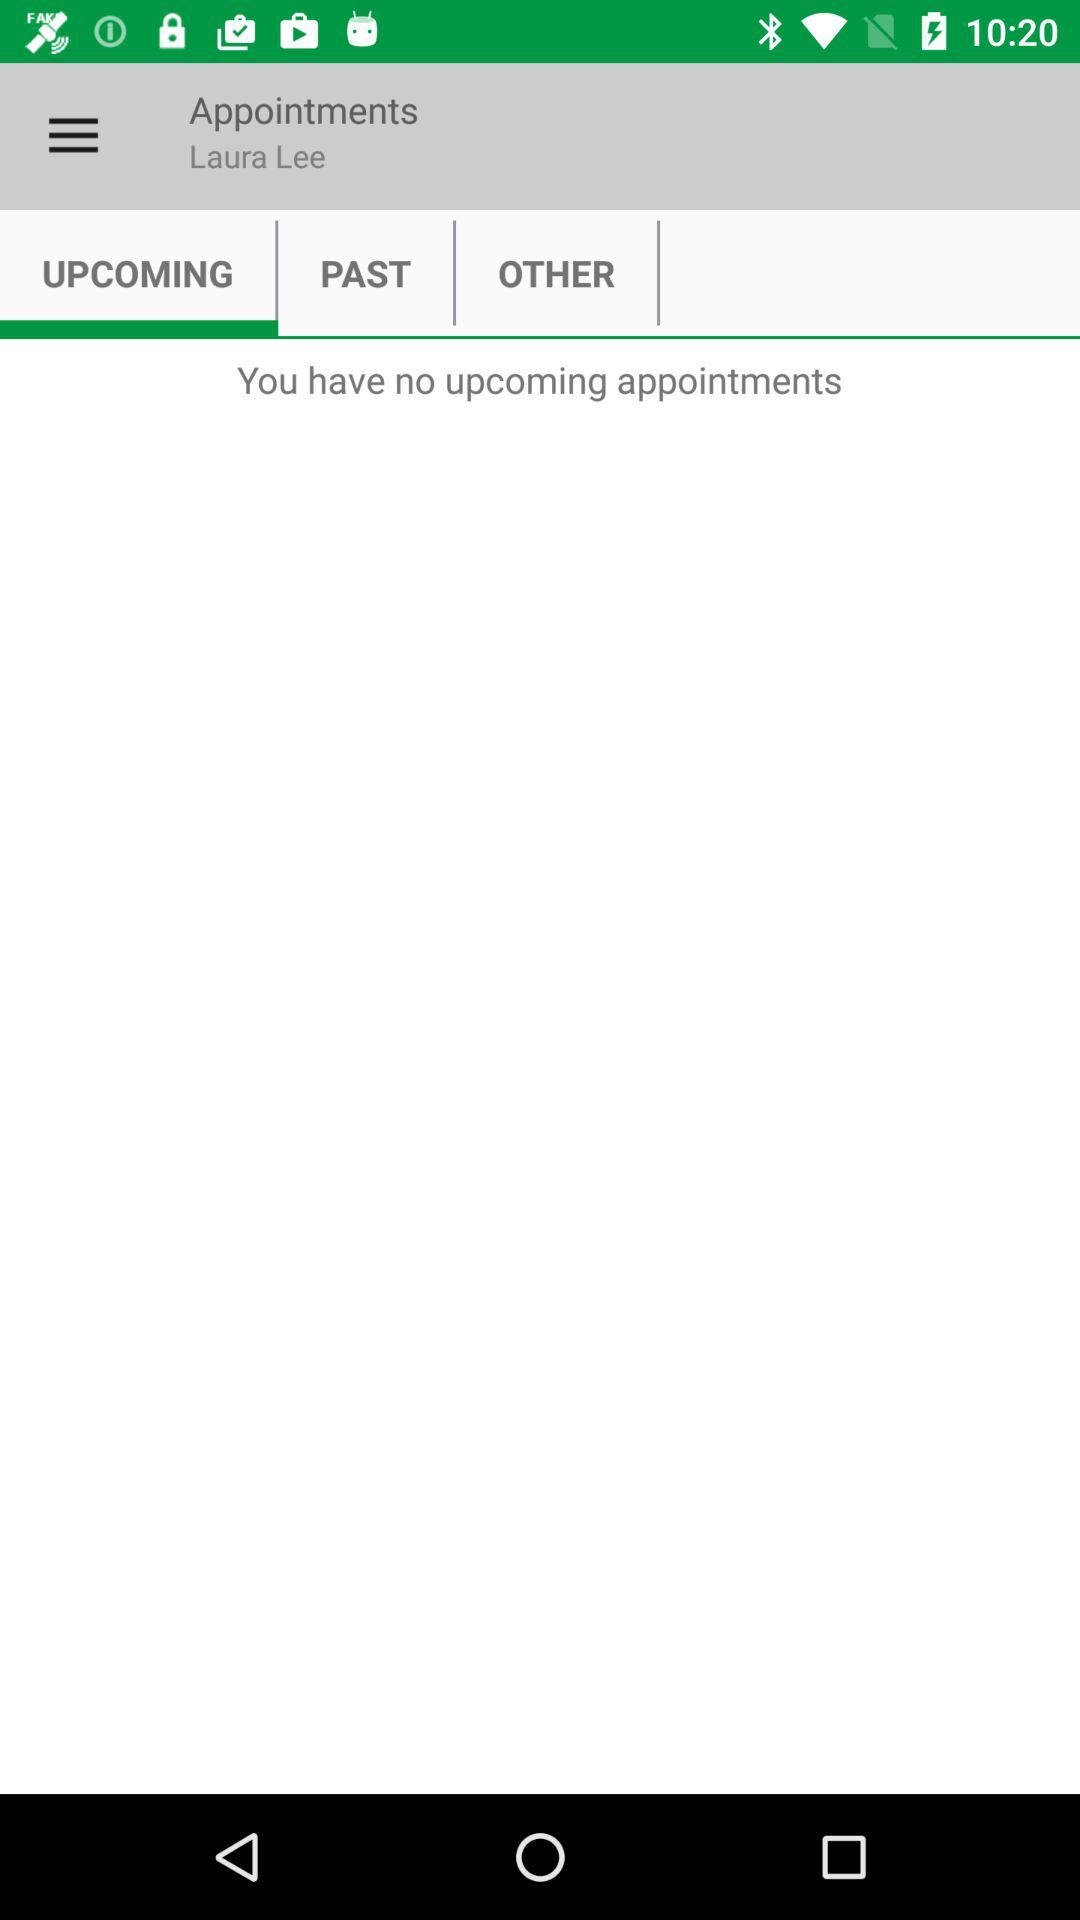 This screenshot has width=1080, height=1920. Describe the element at coordinates (72, 135) in the screenshot. I see `the item above upcoming icon` at that location.